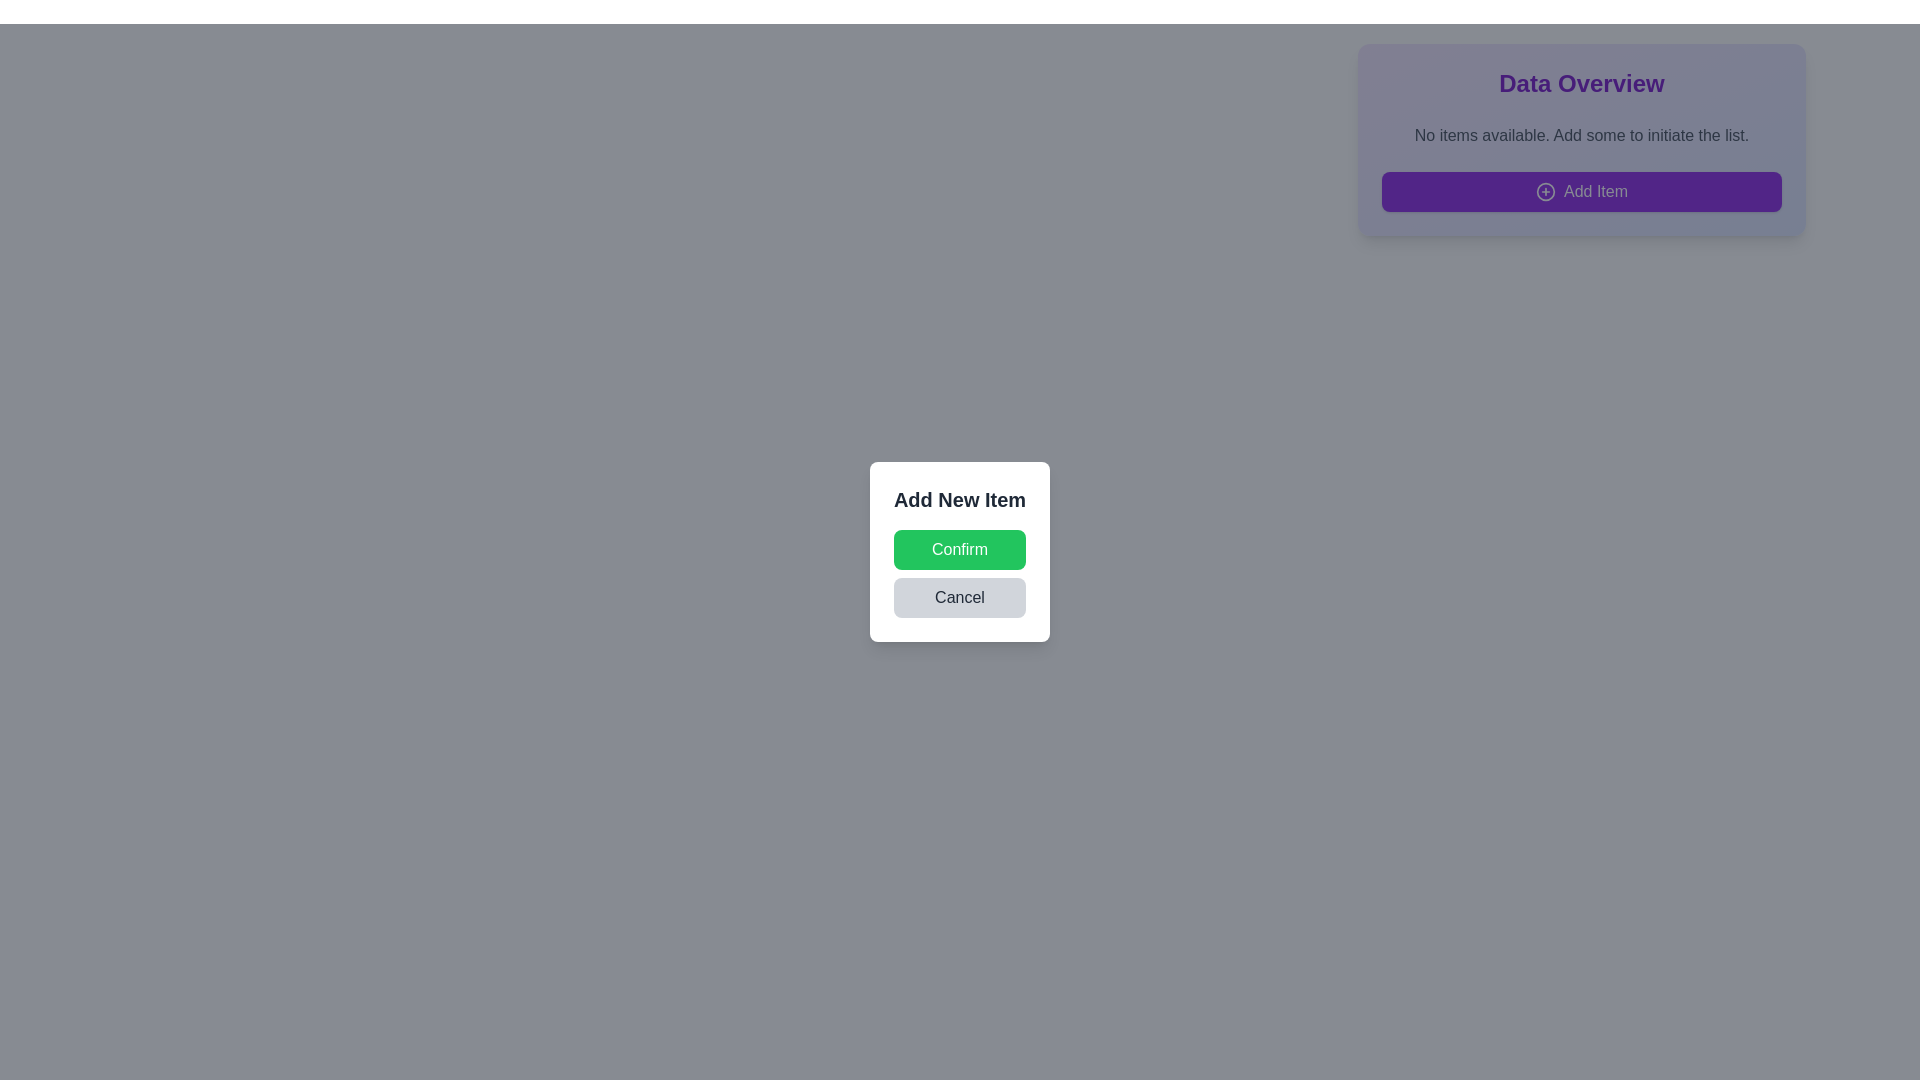 This screenshot has height=1080, width=1920. What do you see at coordinates (960, 596) in the screenshot?
I see `the second button in the vertical sequence within the modal dialog box` at bounding box center [960, 596].